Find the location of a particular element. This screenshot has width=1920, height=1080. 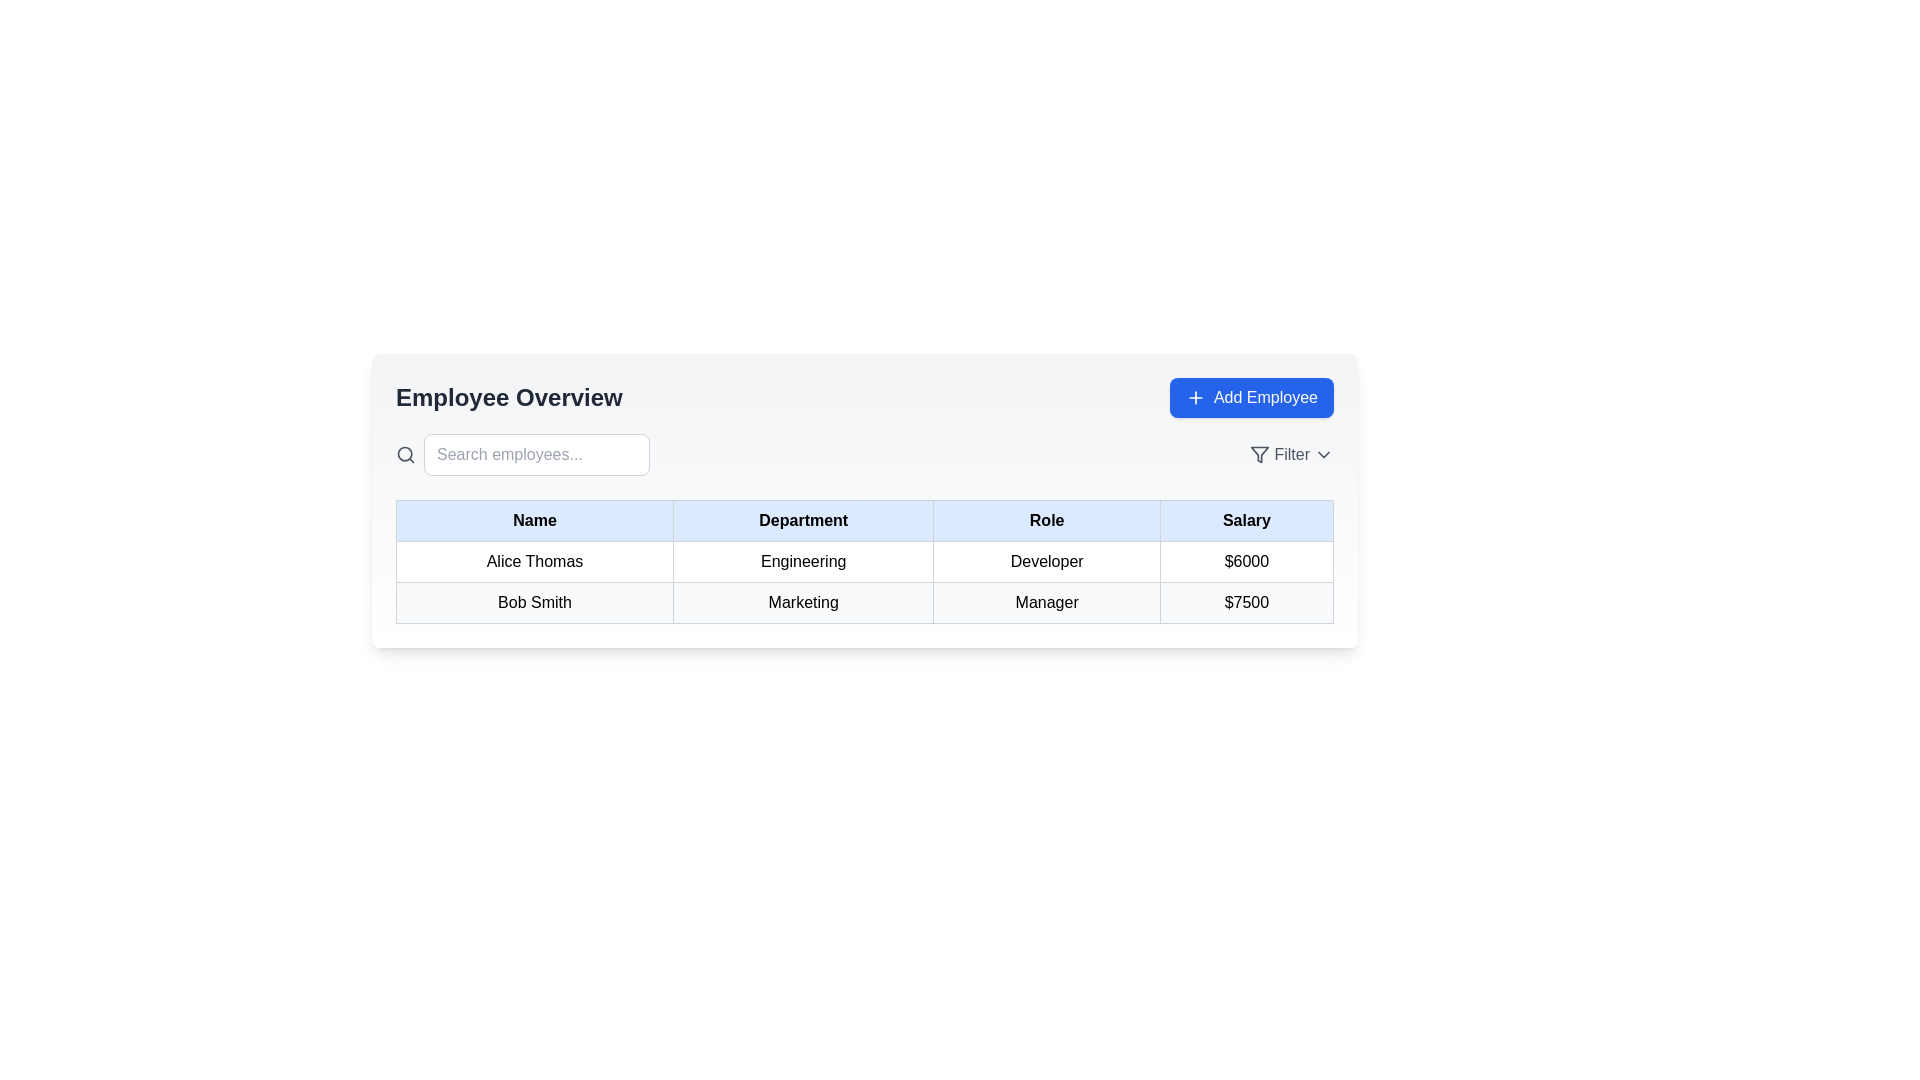

the decorative filter icon located in the top-right region of the employee overview interface, adjacent to the 'Add Employee' button is located at coordinates (1259, 455).